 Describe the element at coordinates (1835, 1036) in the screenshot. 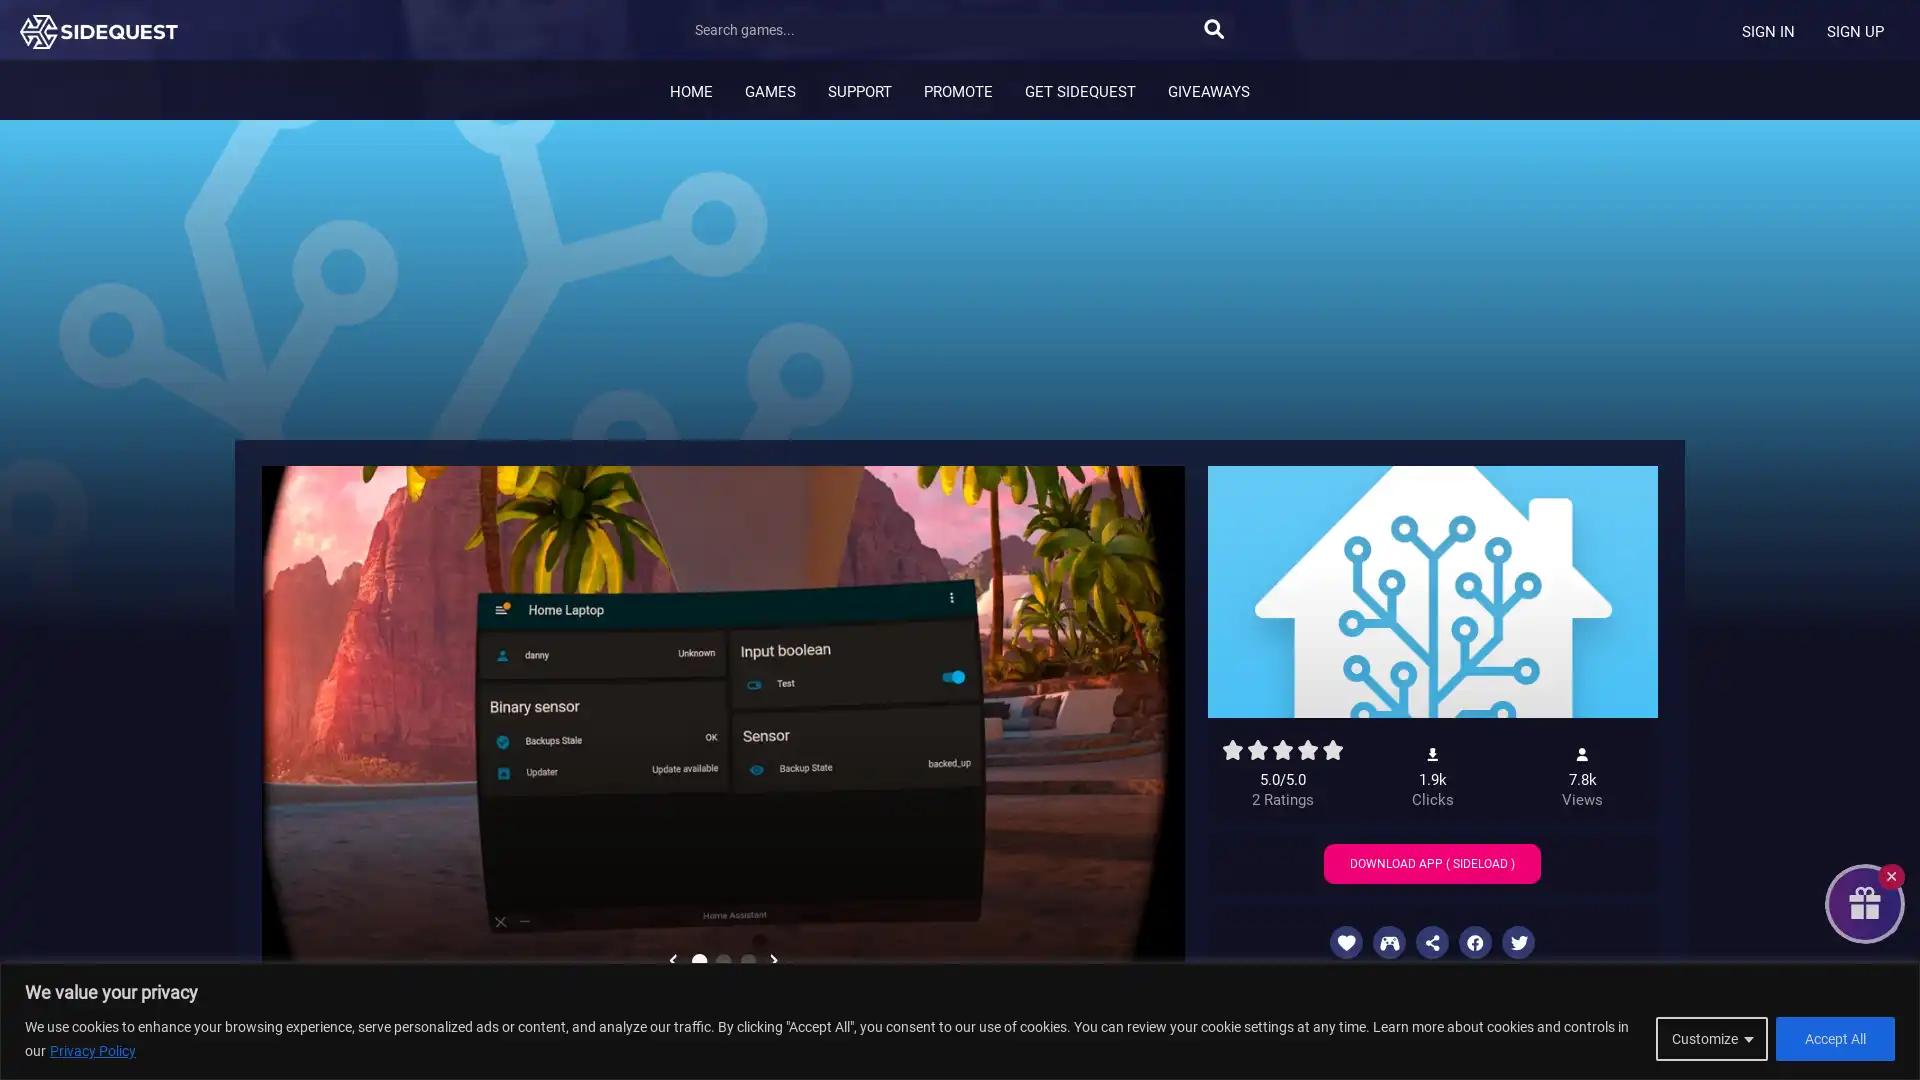

I see `Accept All` at that location.